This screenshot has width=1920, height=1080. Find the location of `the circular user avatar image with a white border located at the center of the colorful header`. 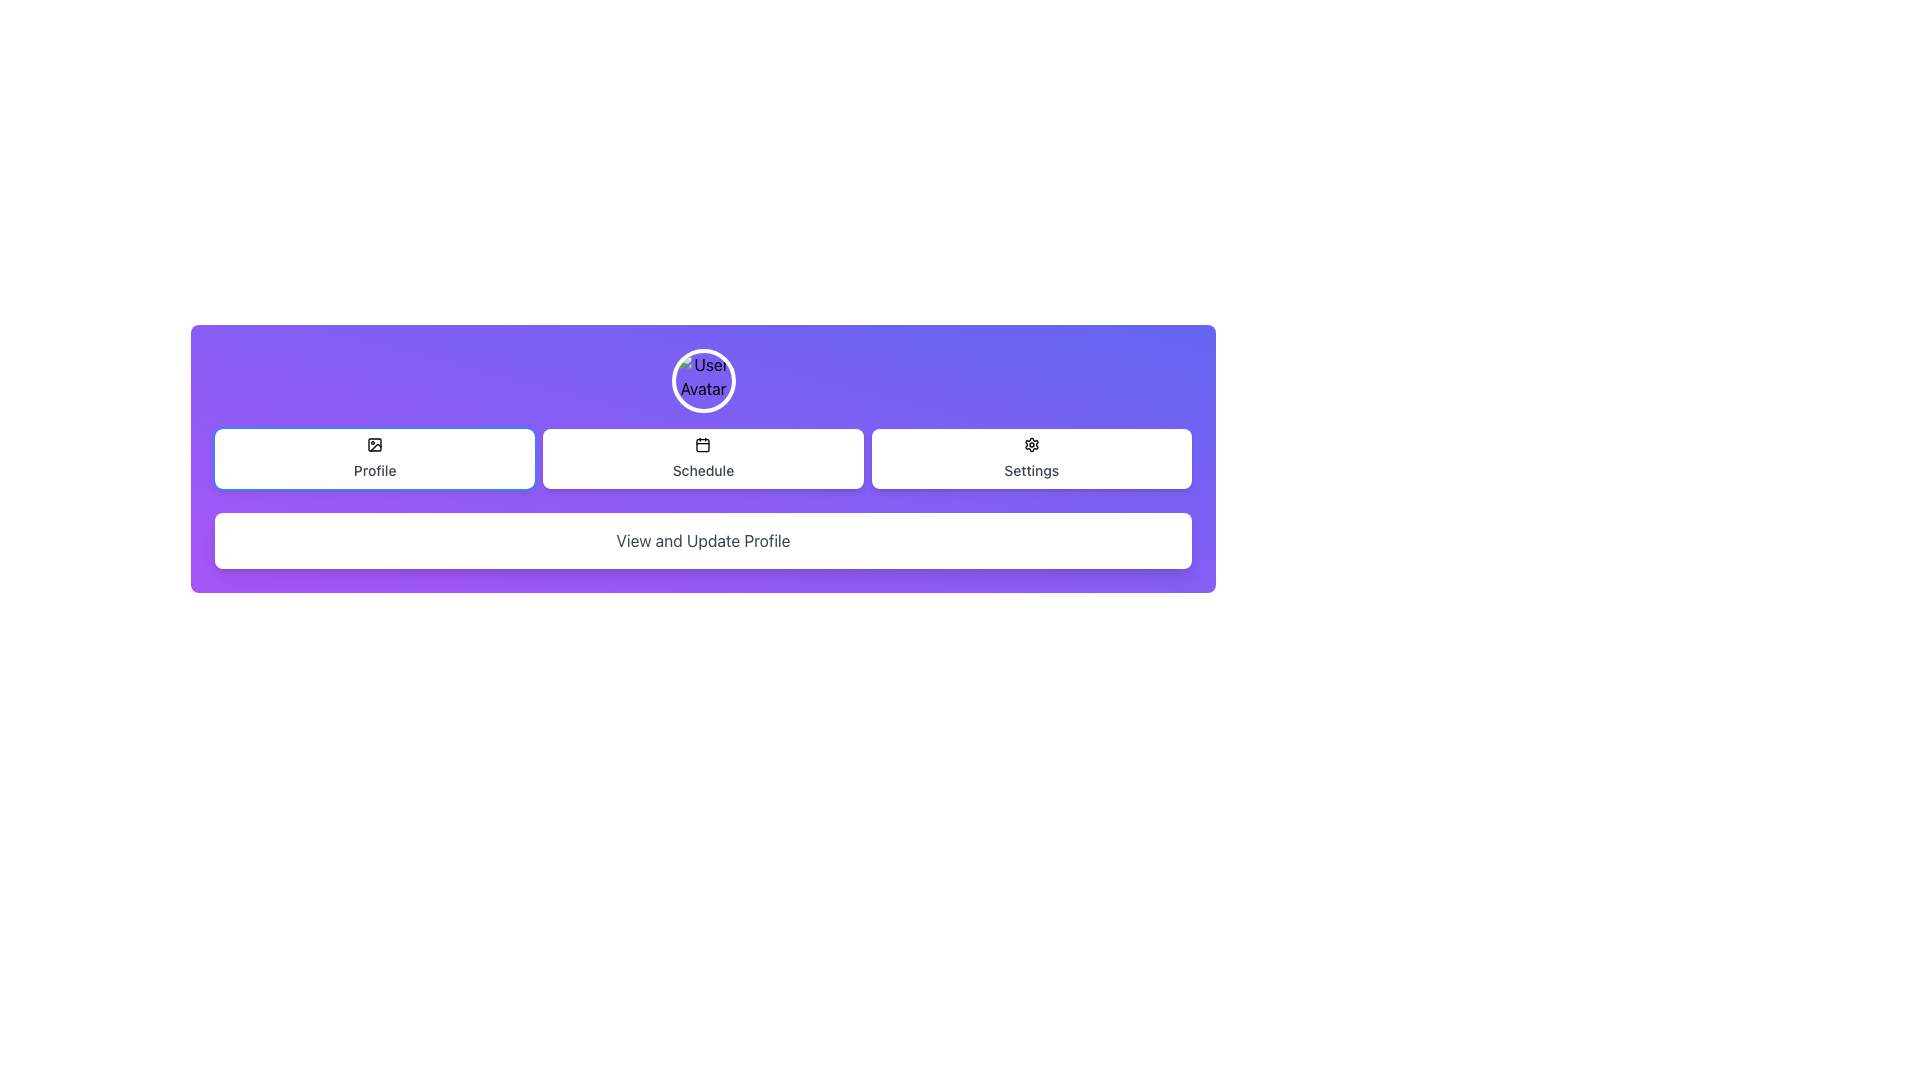

the circular user avatar image with a white border located at the center of the colorful header is located at coordinates (703, 381).